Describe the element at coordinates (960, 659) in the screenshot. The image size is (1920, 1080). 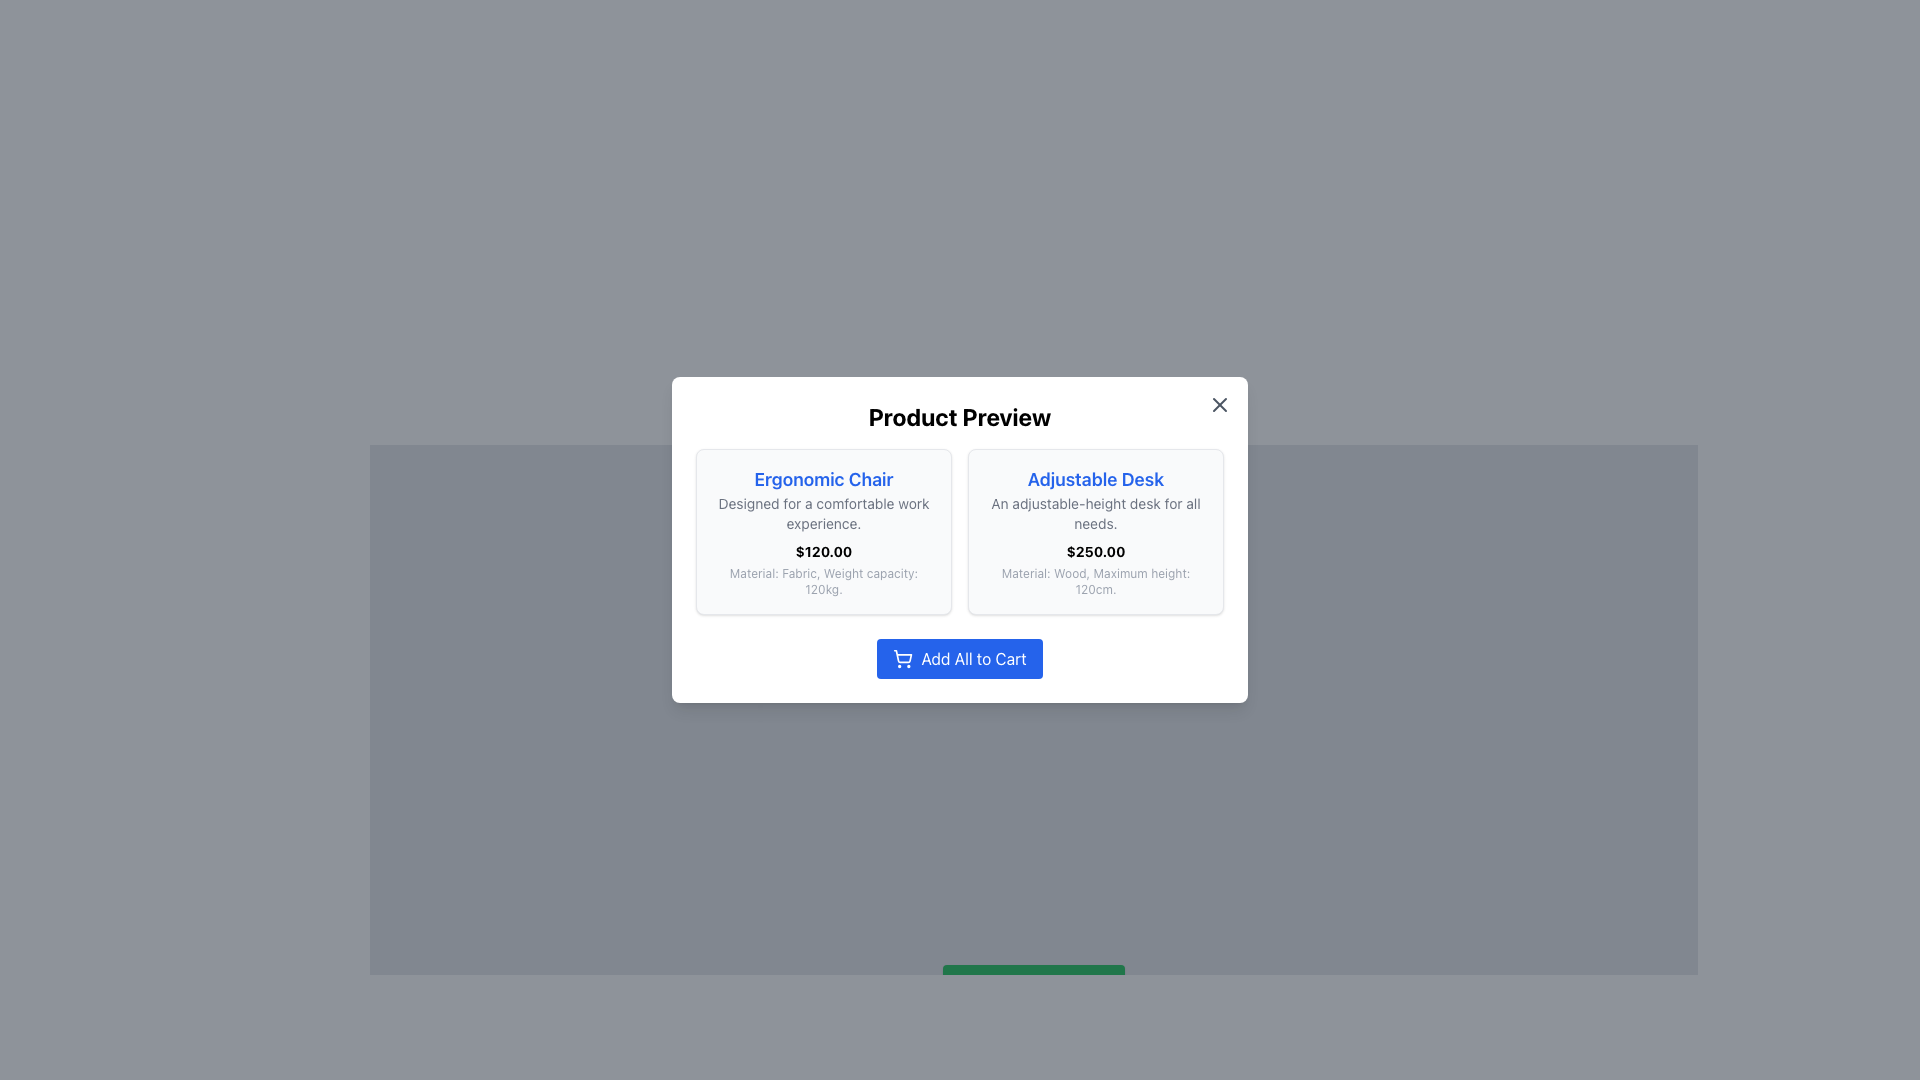
I see `the 'Add All to Cart' button with blue background and white text, located at the bottom of the panel, to change its background color` at that location.